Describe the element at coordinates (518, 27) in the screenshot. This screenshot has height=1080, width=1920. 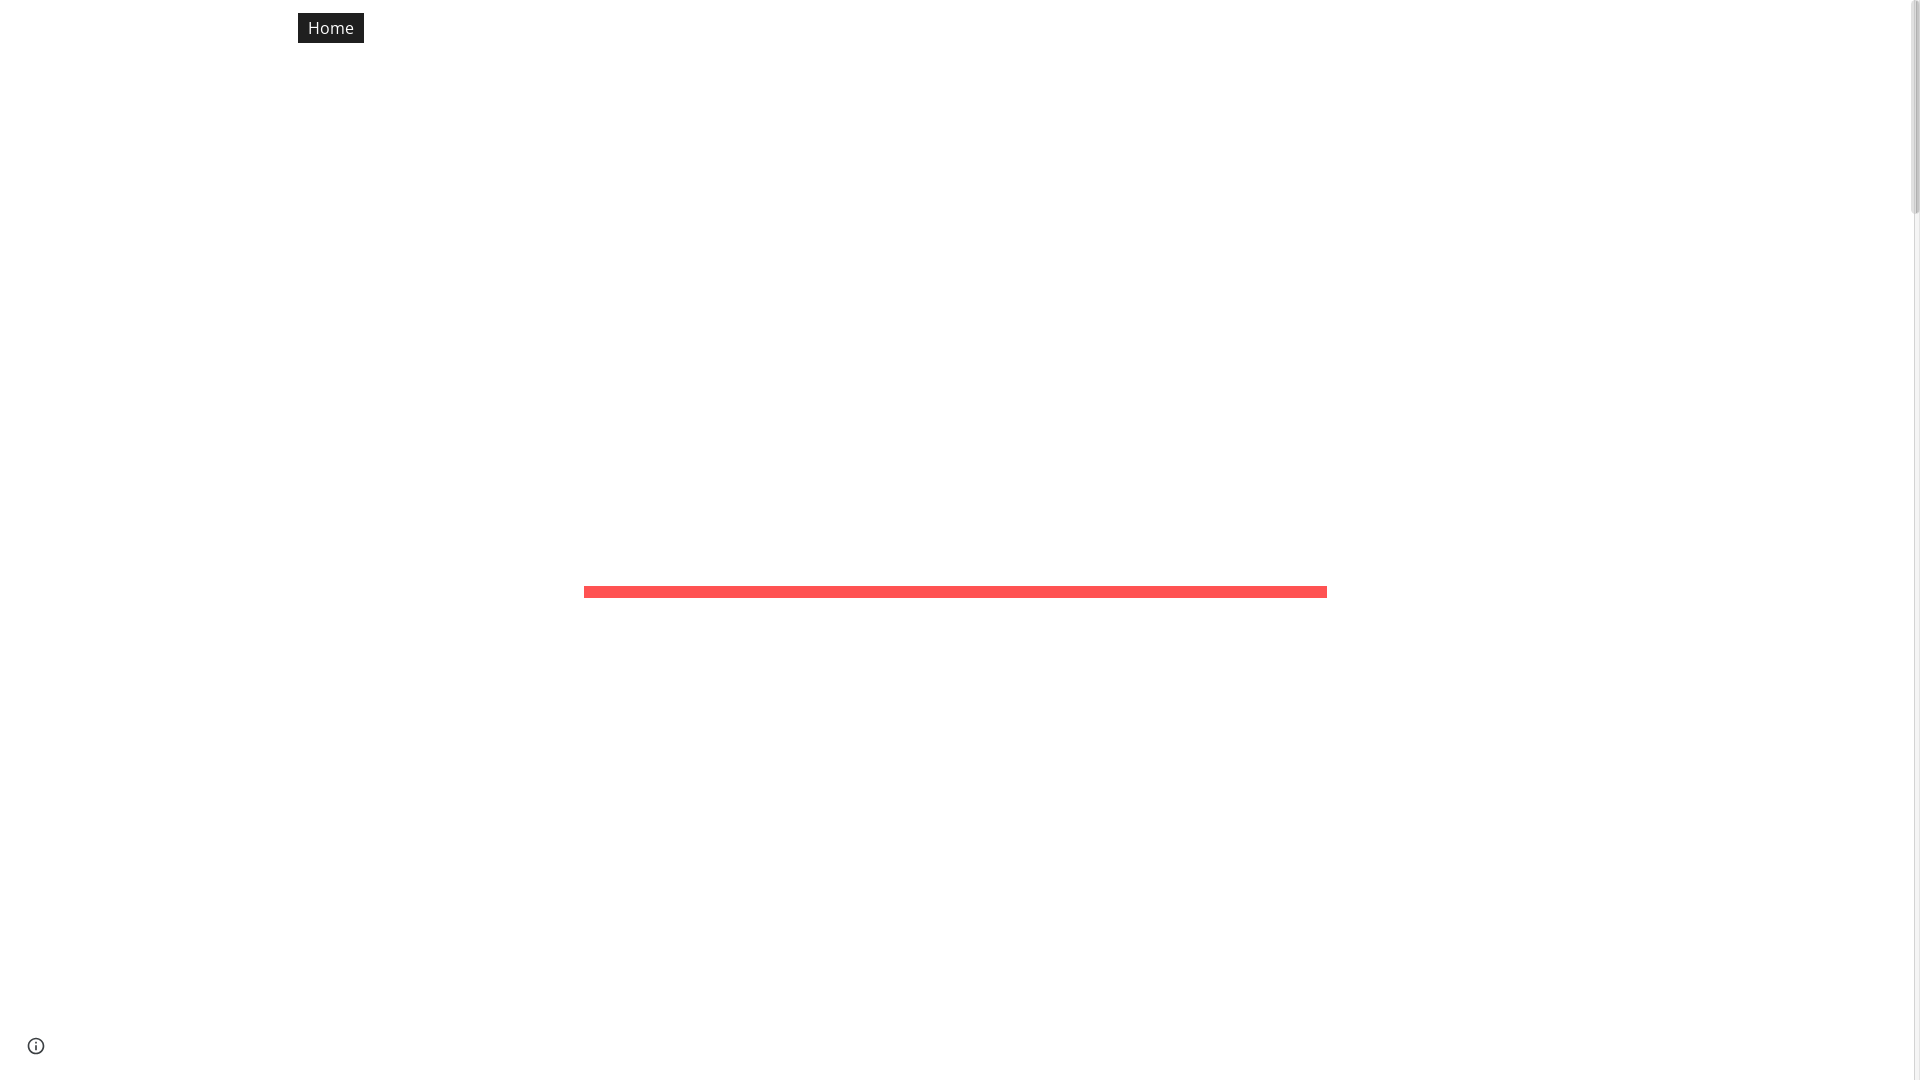
I see `'My Checklist'` at that location.